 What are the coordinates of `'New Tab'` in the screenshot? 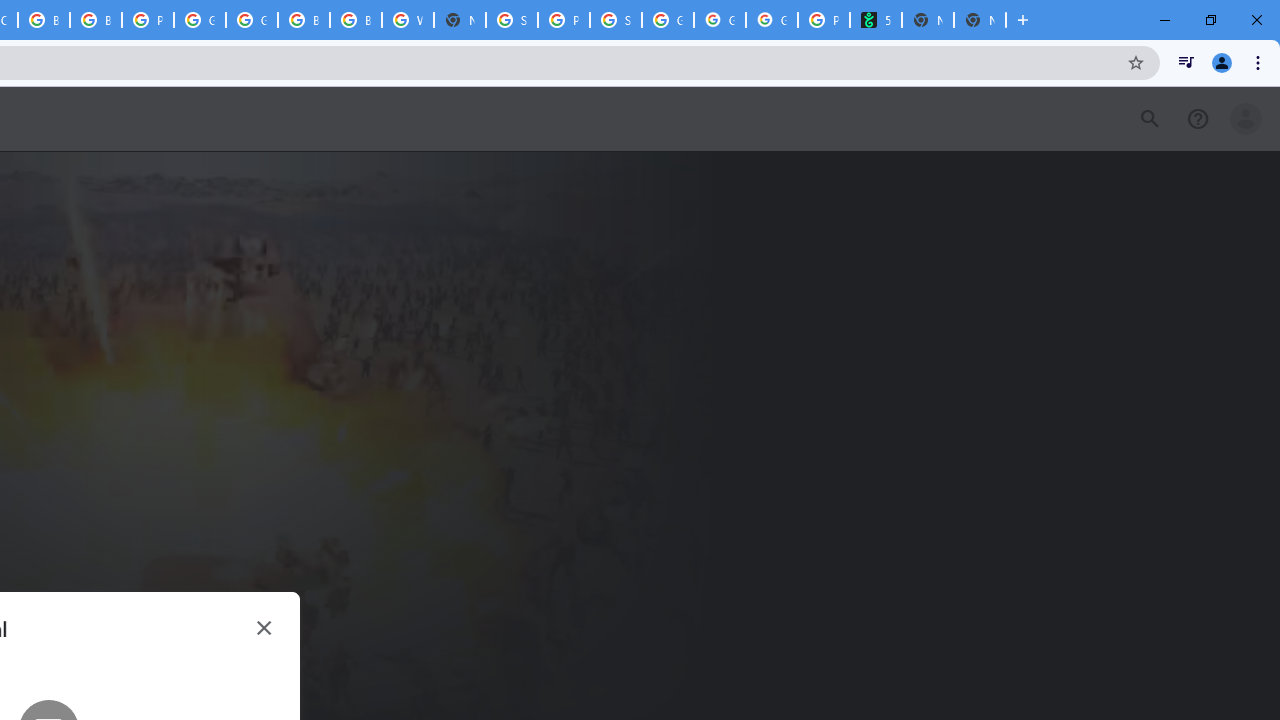 It's located at (979, 20).